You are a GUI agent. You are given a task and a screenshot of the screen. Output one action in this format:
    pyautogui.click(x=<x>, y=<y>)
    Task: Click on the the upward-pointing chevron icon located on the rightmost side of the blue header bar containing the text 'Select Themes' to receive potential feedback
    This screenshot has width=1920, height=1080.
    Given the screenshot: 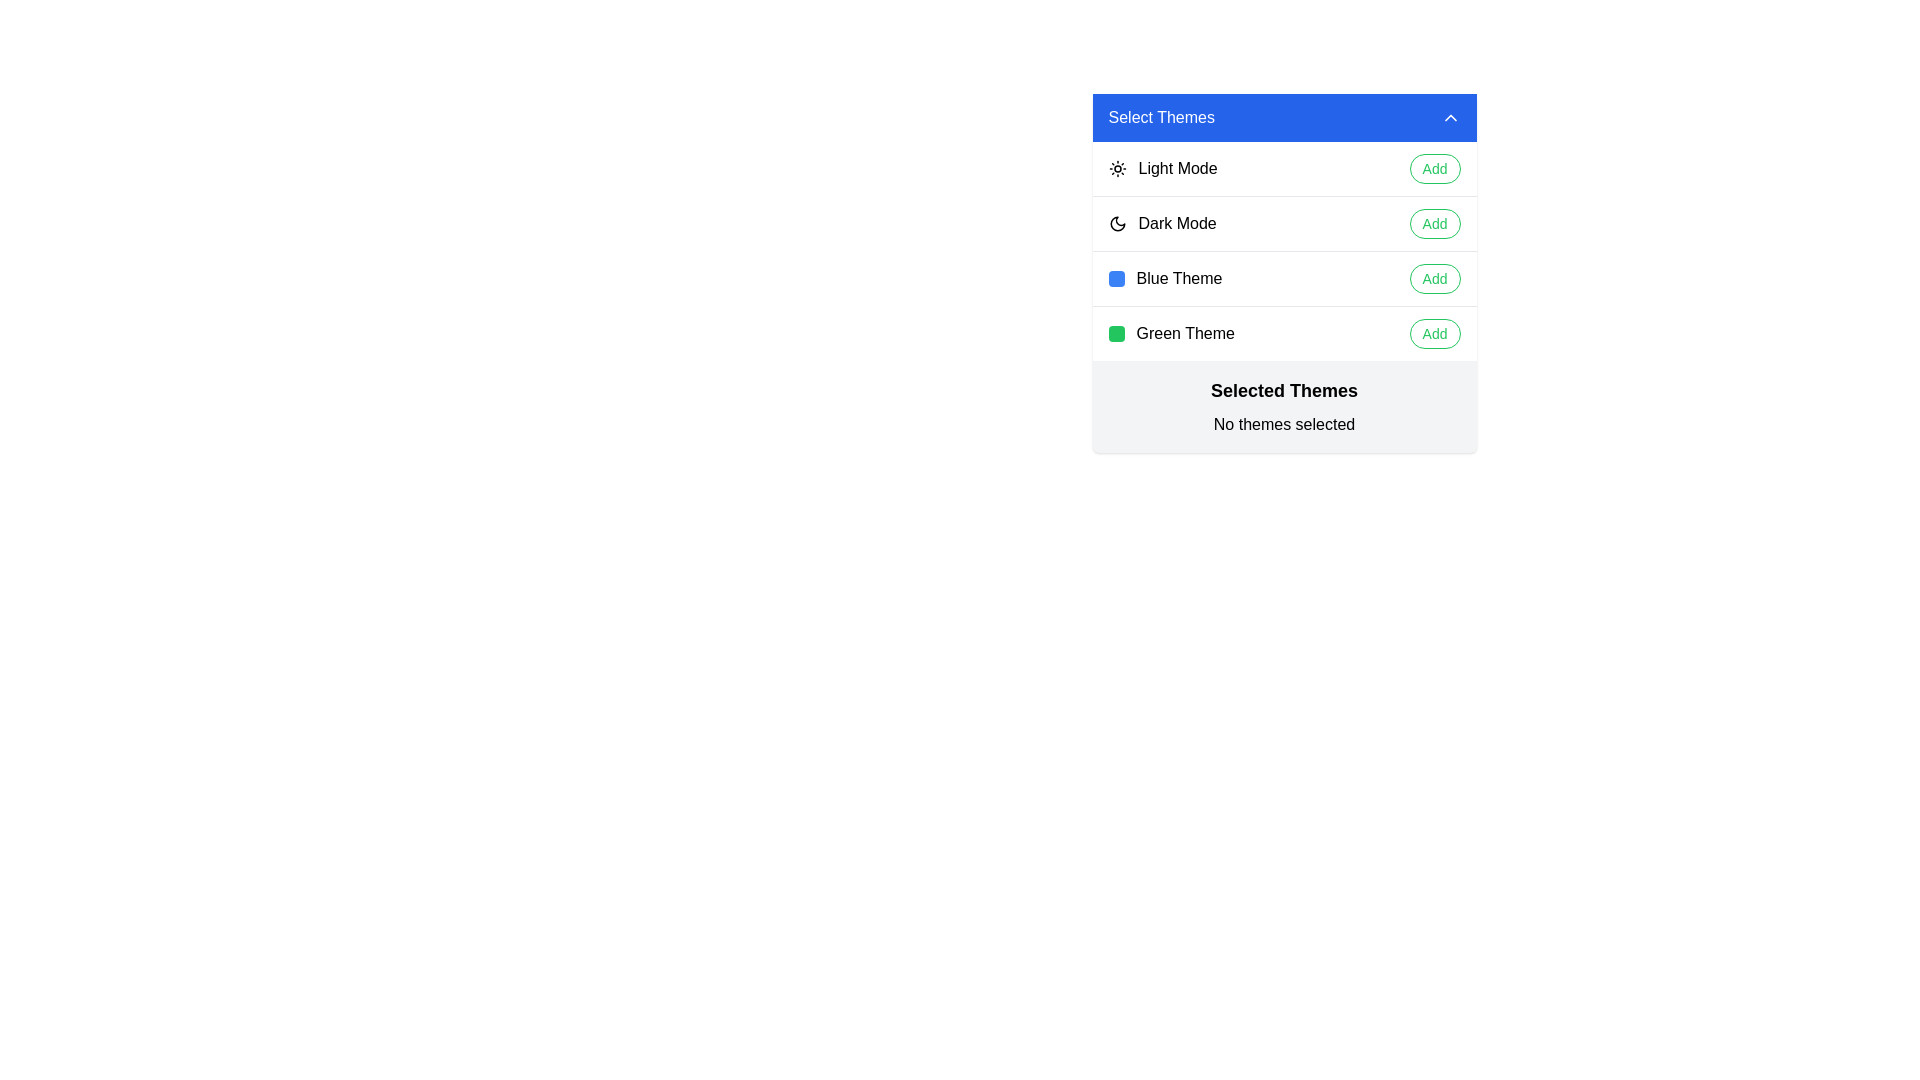 What is the action you would take?
    pyautogui.click(x=1450, y=118)
    